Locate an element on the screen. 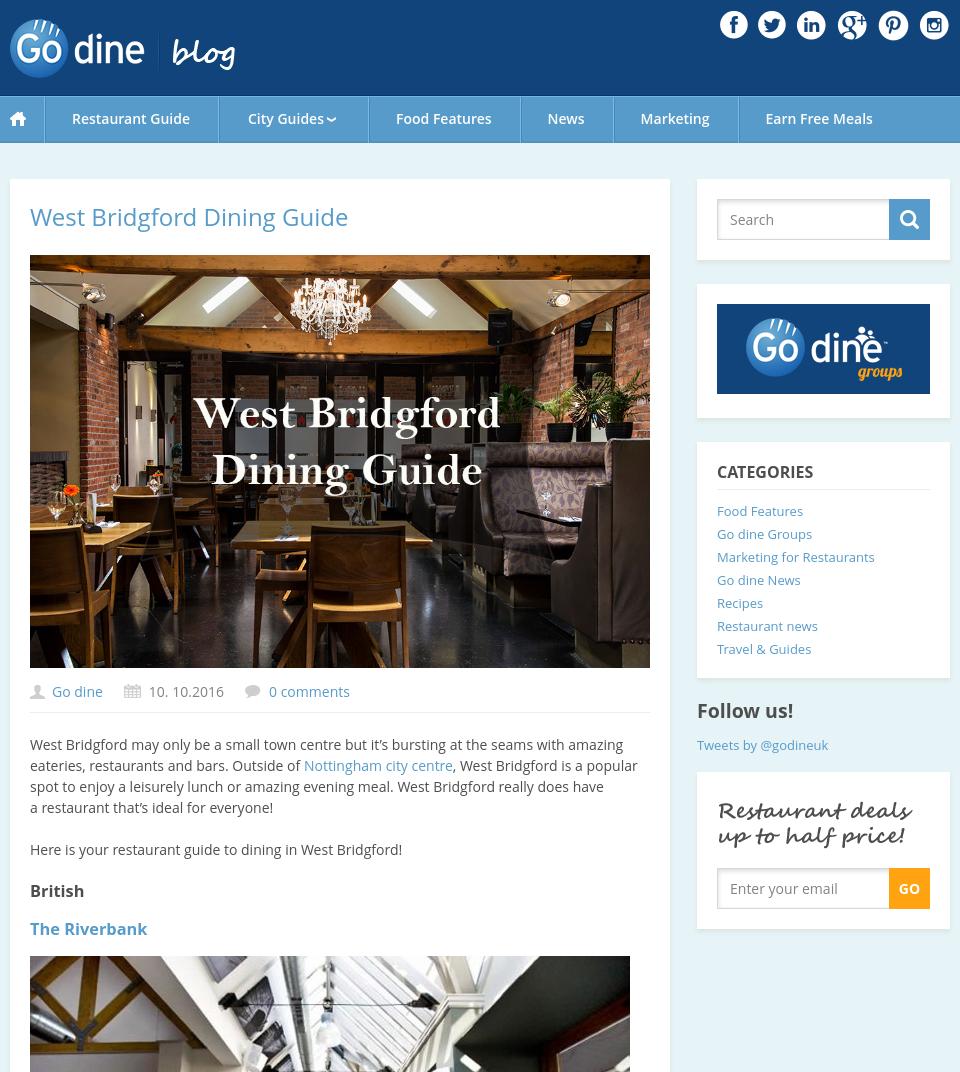 The width and height of the screenshot is (960, 1072). 'Go dine' is located at coordinates (76, 690).